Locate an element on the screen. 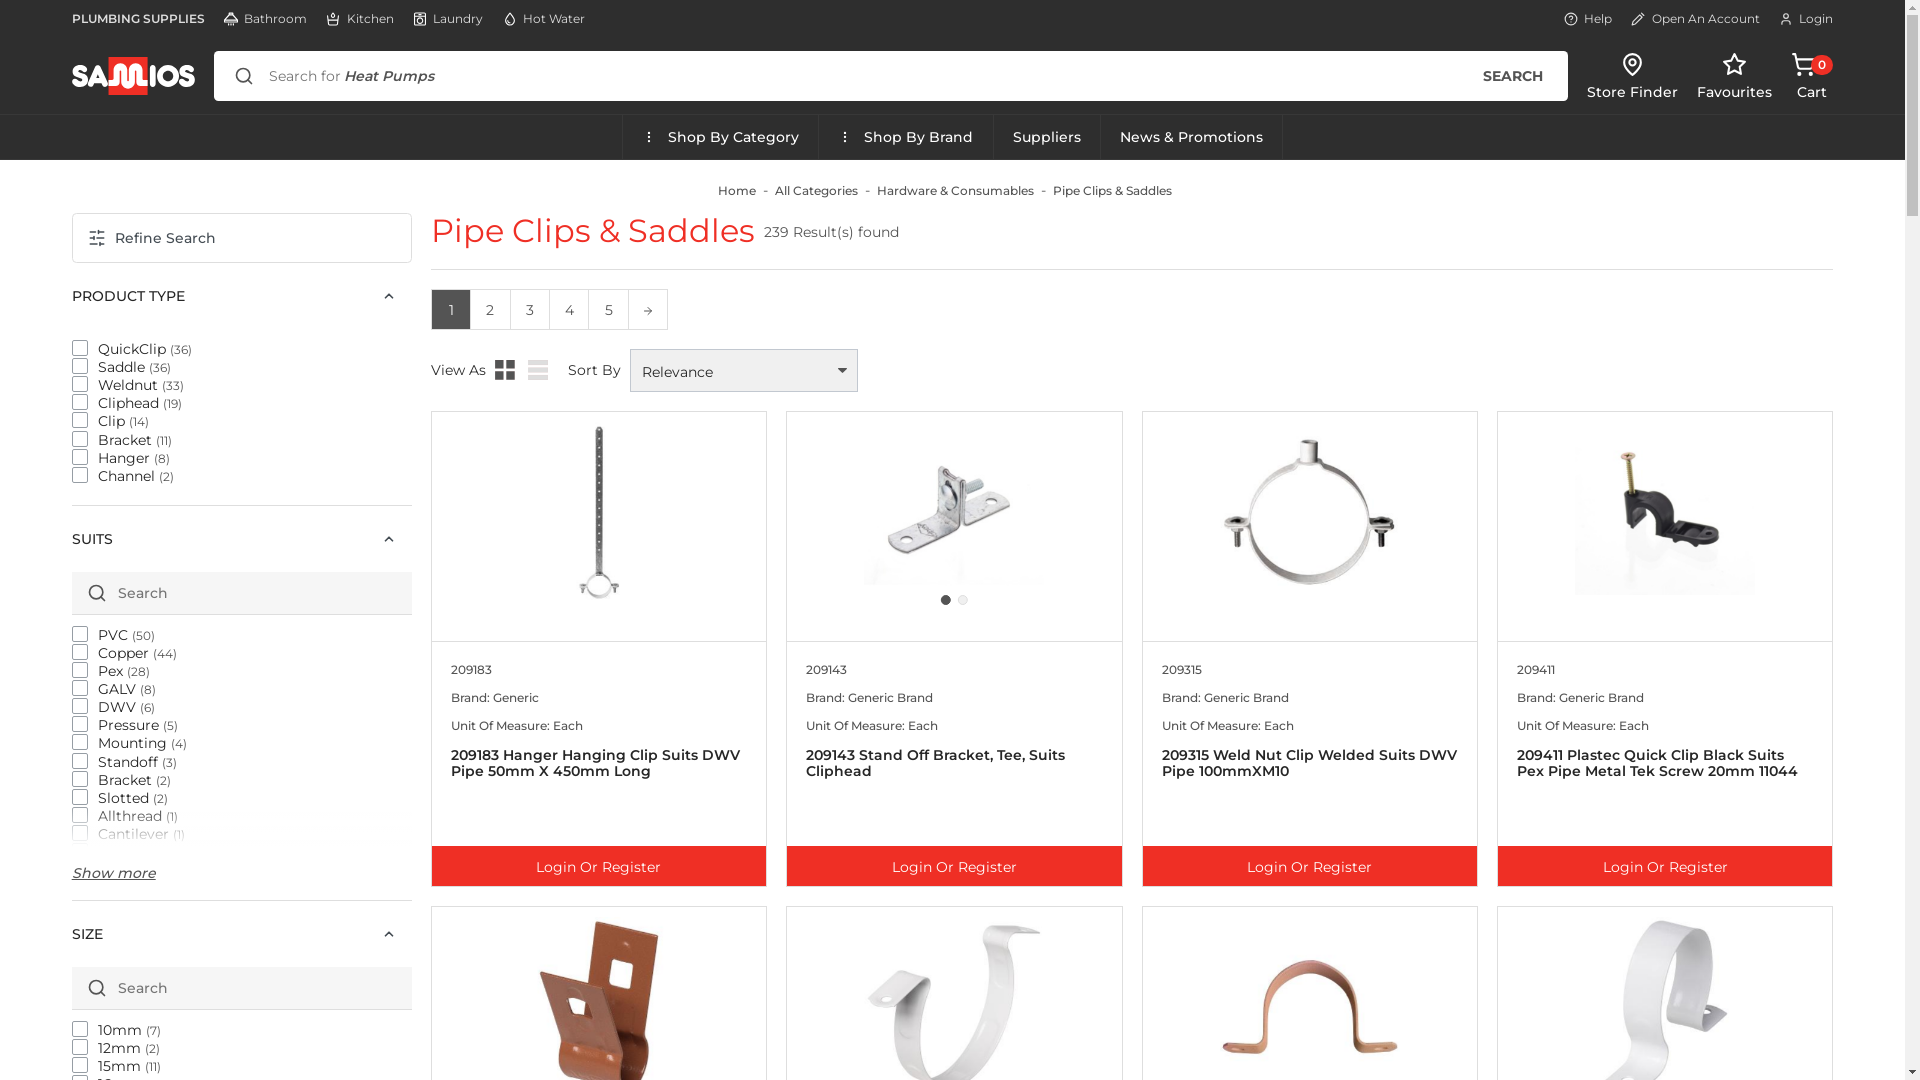 The width and height of the screenshot is (1920, 1080). '5' is located at coordinates (607, 308).